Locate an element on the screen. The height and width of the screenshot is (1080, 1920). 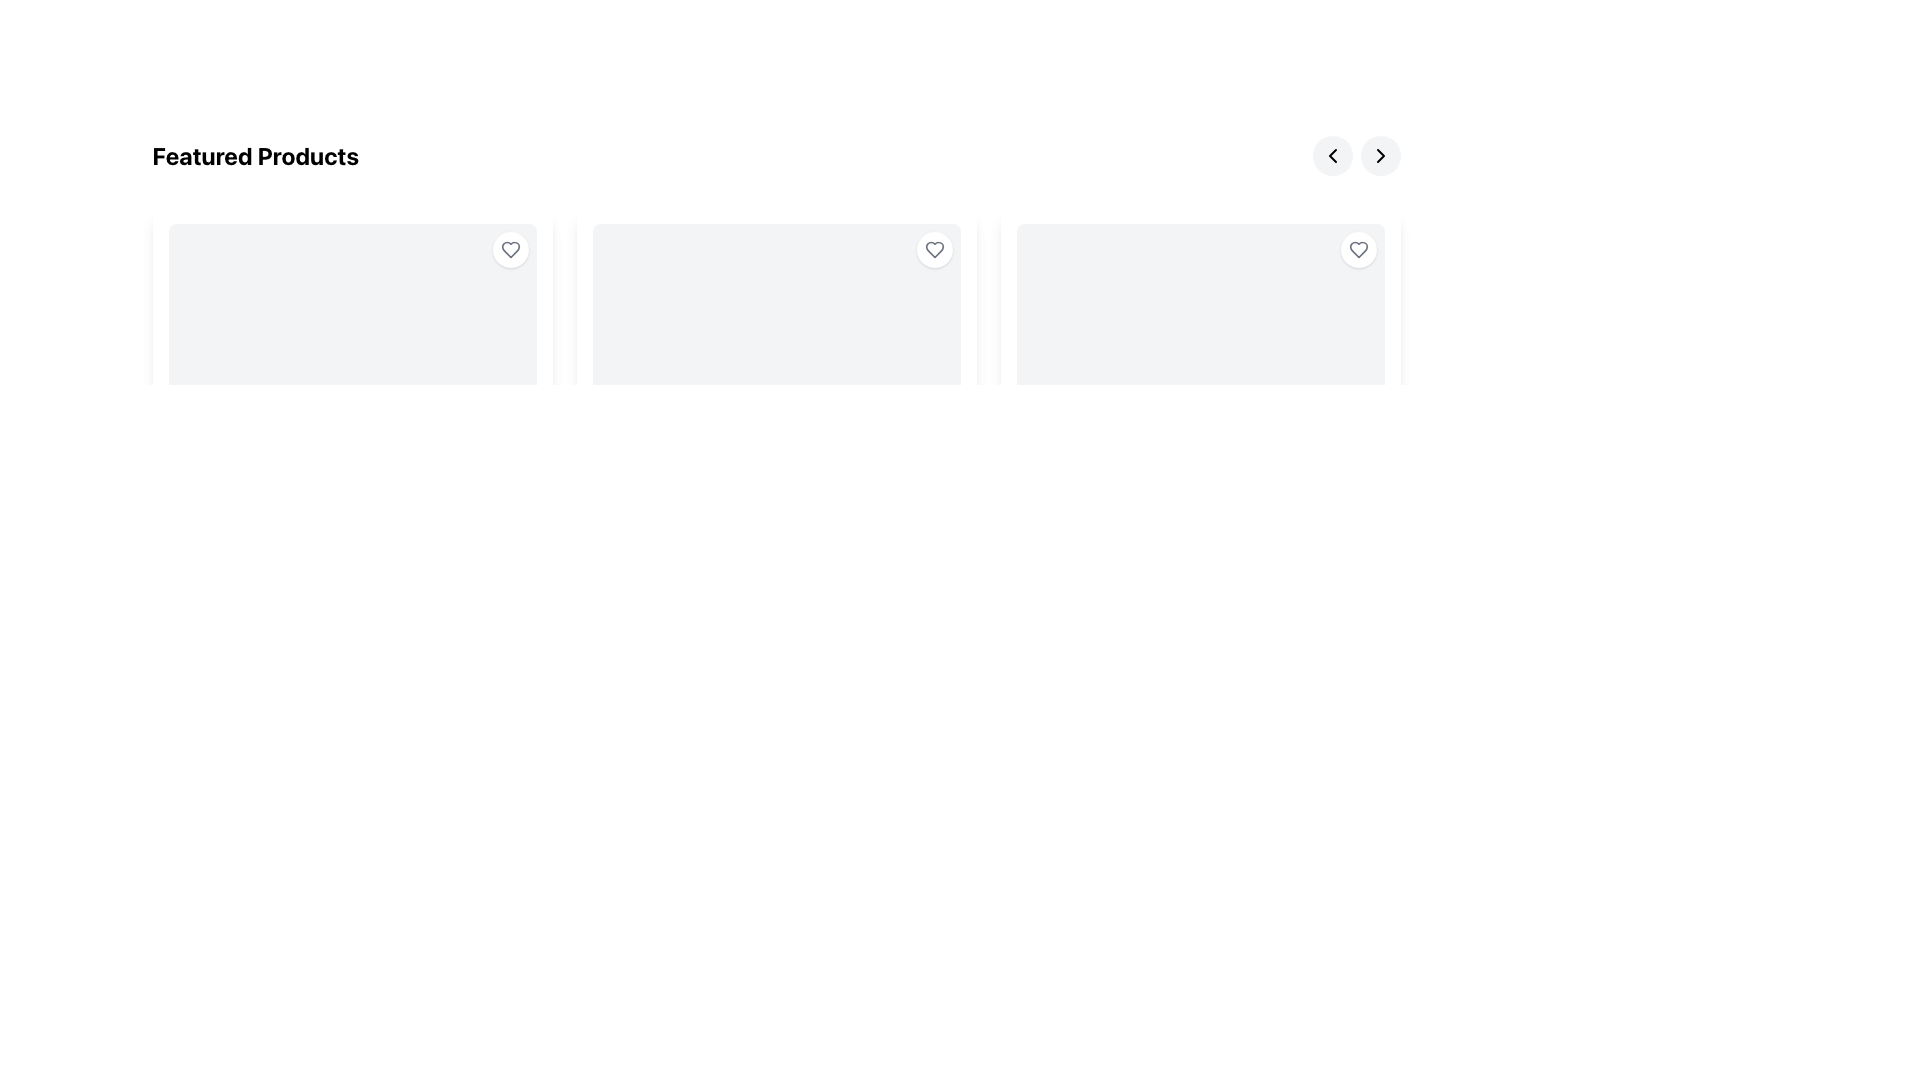
the circular button with a right-pointing arrow located in the upper-right corner of the interface is located at coordinates (1379, 154).